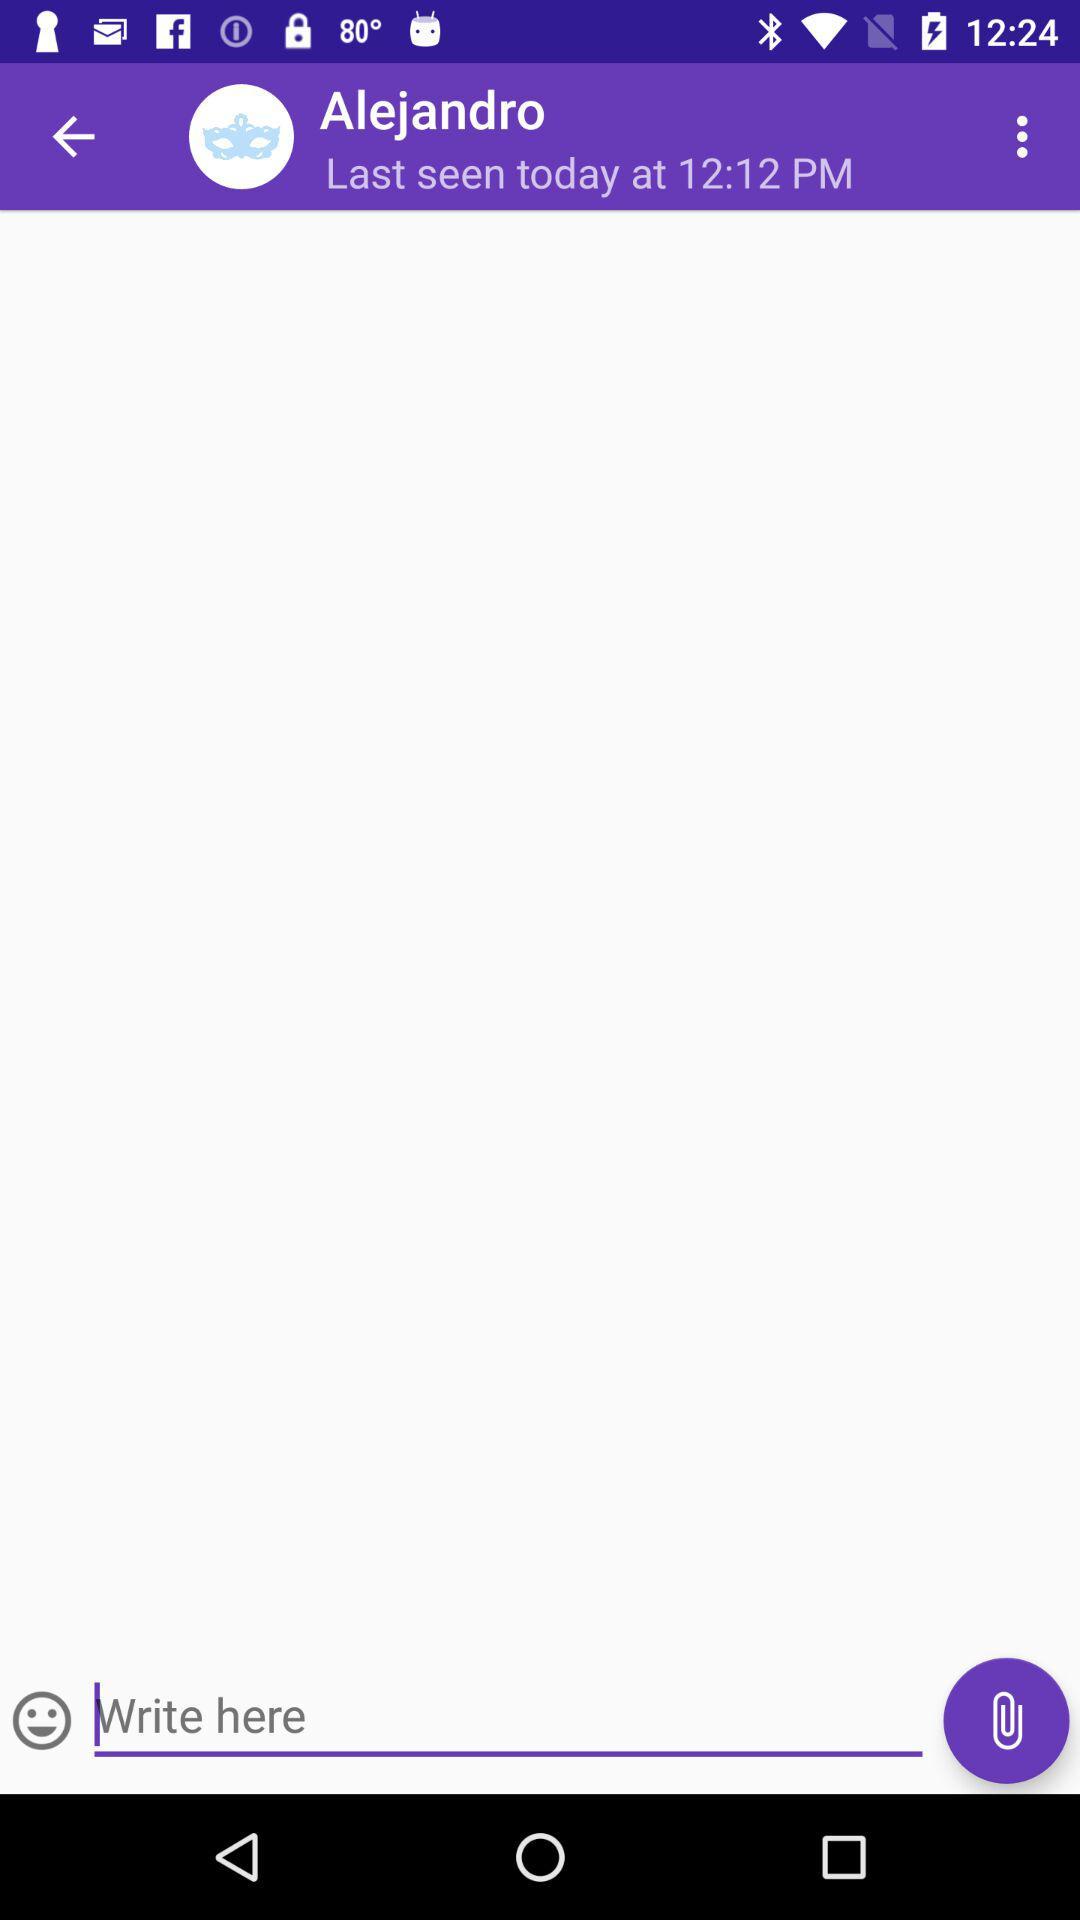 This screenshot has height=1920, width=1080. Describe the element at coordinates (1006, 1719) in the screenshot. I see `attach files` at that location.